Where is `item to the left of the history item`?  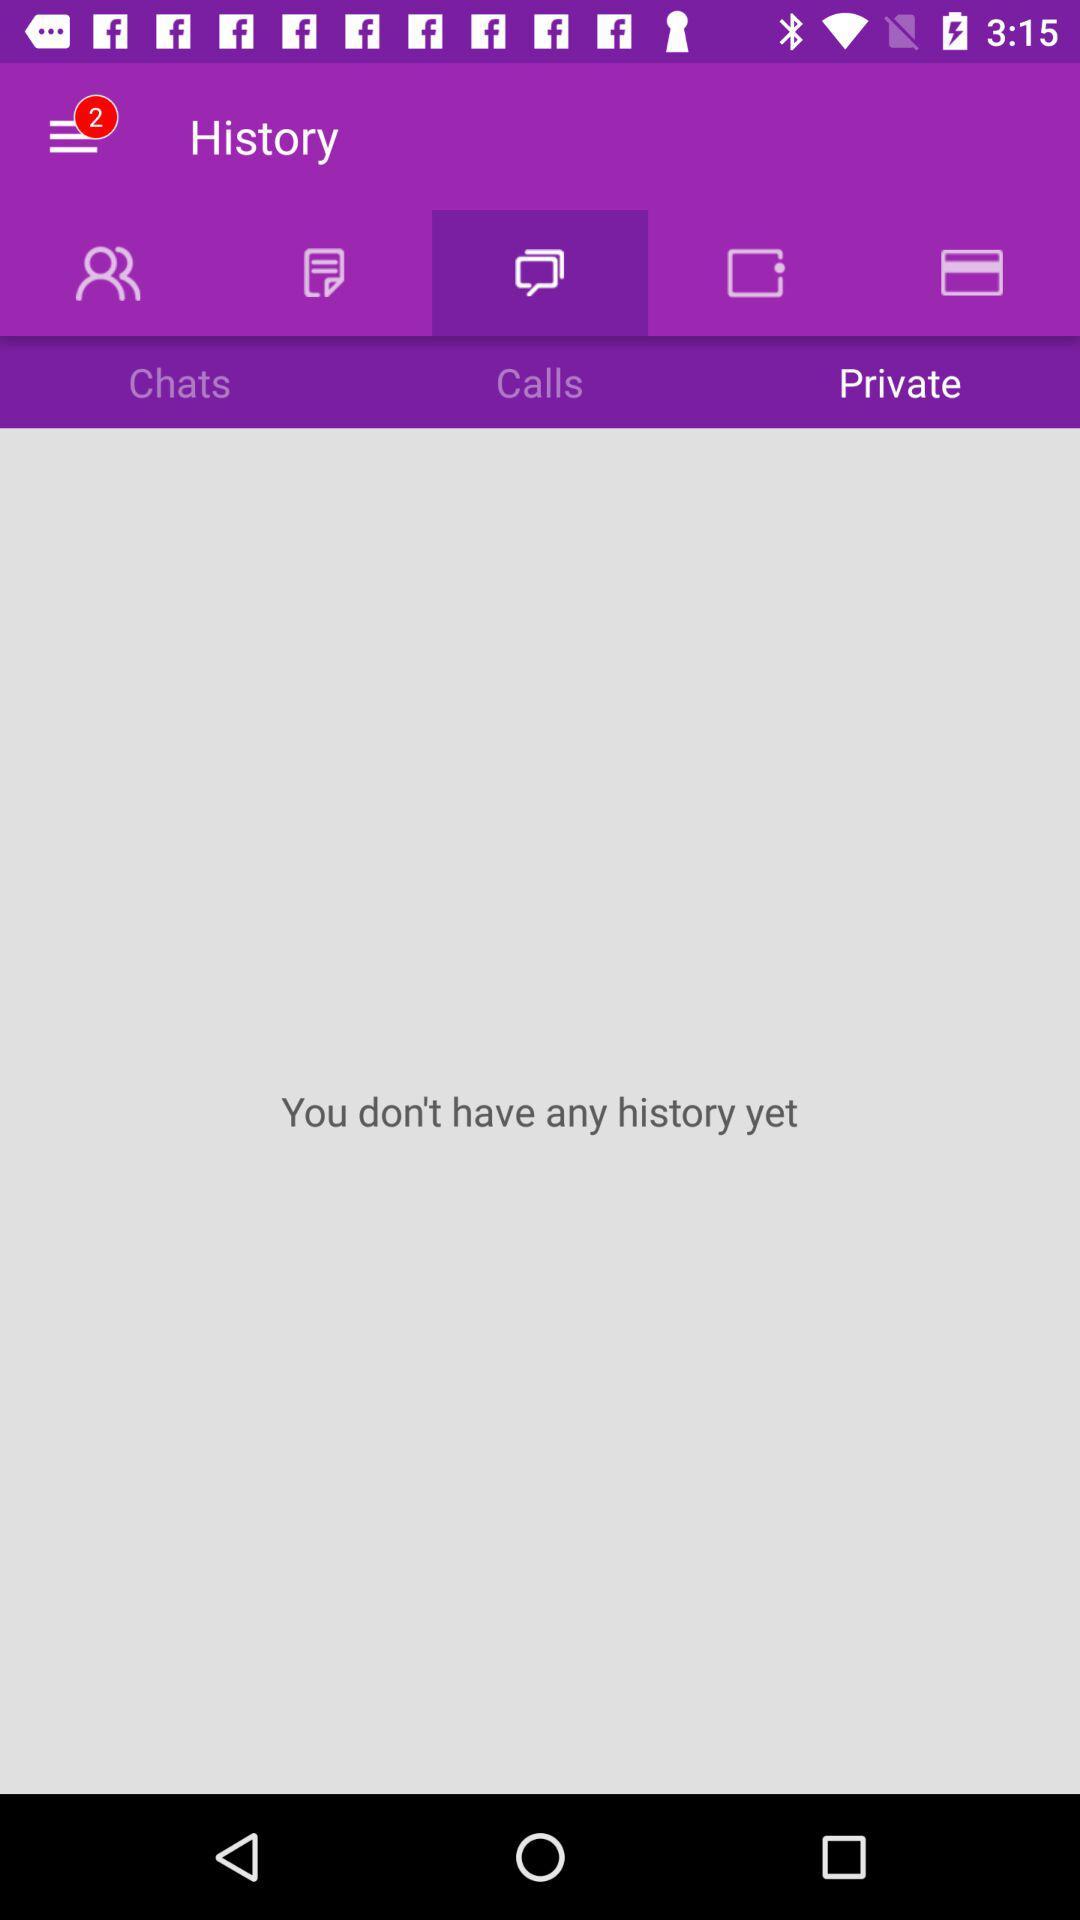 item to the left of the history item is located at coordinates (72, 135).